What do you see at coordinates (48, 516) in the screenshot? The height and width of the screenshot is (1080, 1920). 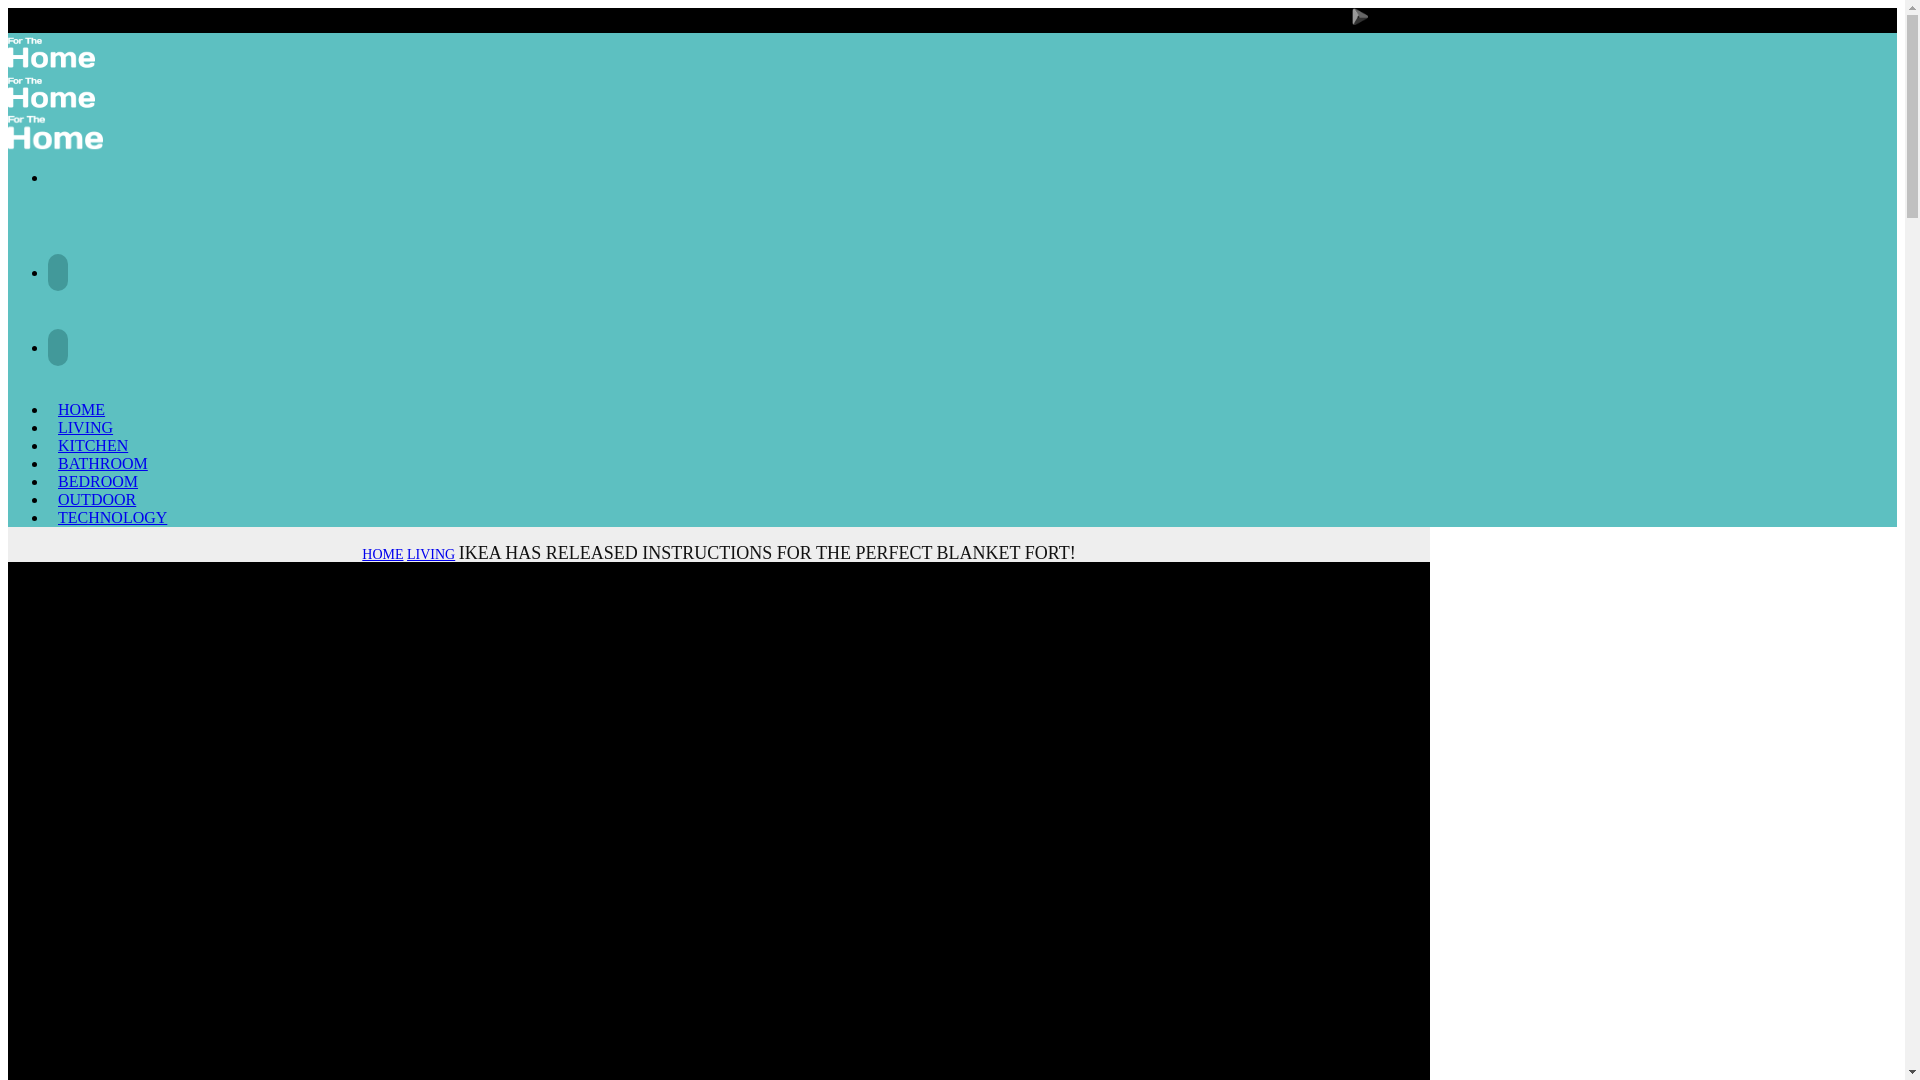 I see `'TECHNOLOGY'` at bounding box center [48, 516].